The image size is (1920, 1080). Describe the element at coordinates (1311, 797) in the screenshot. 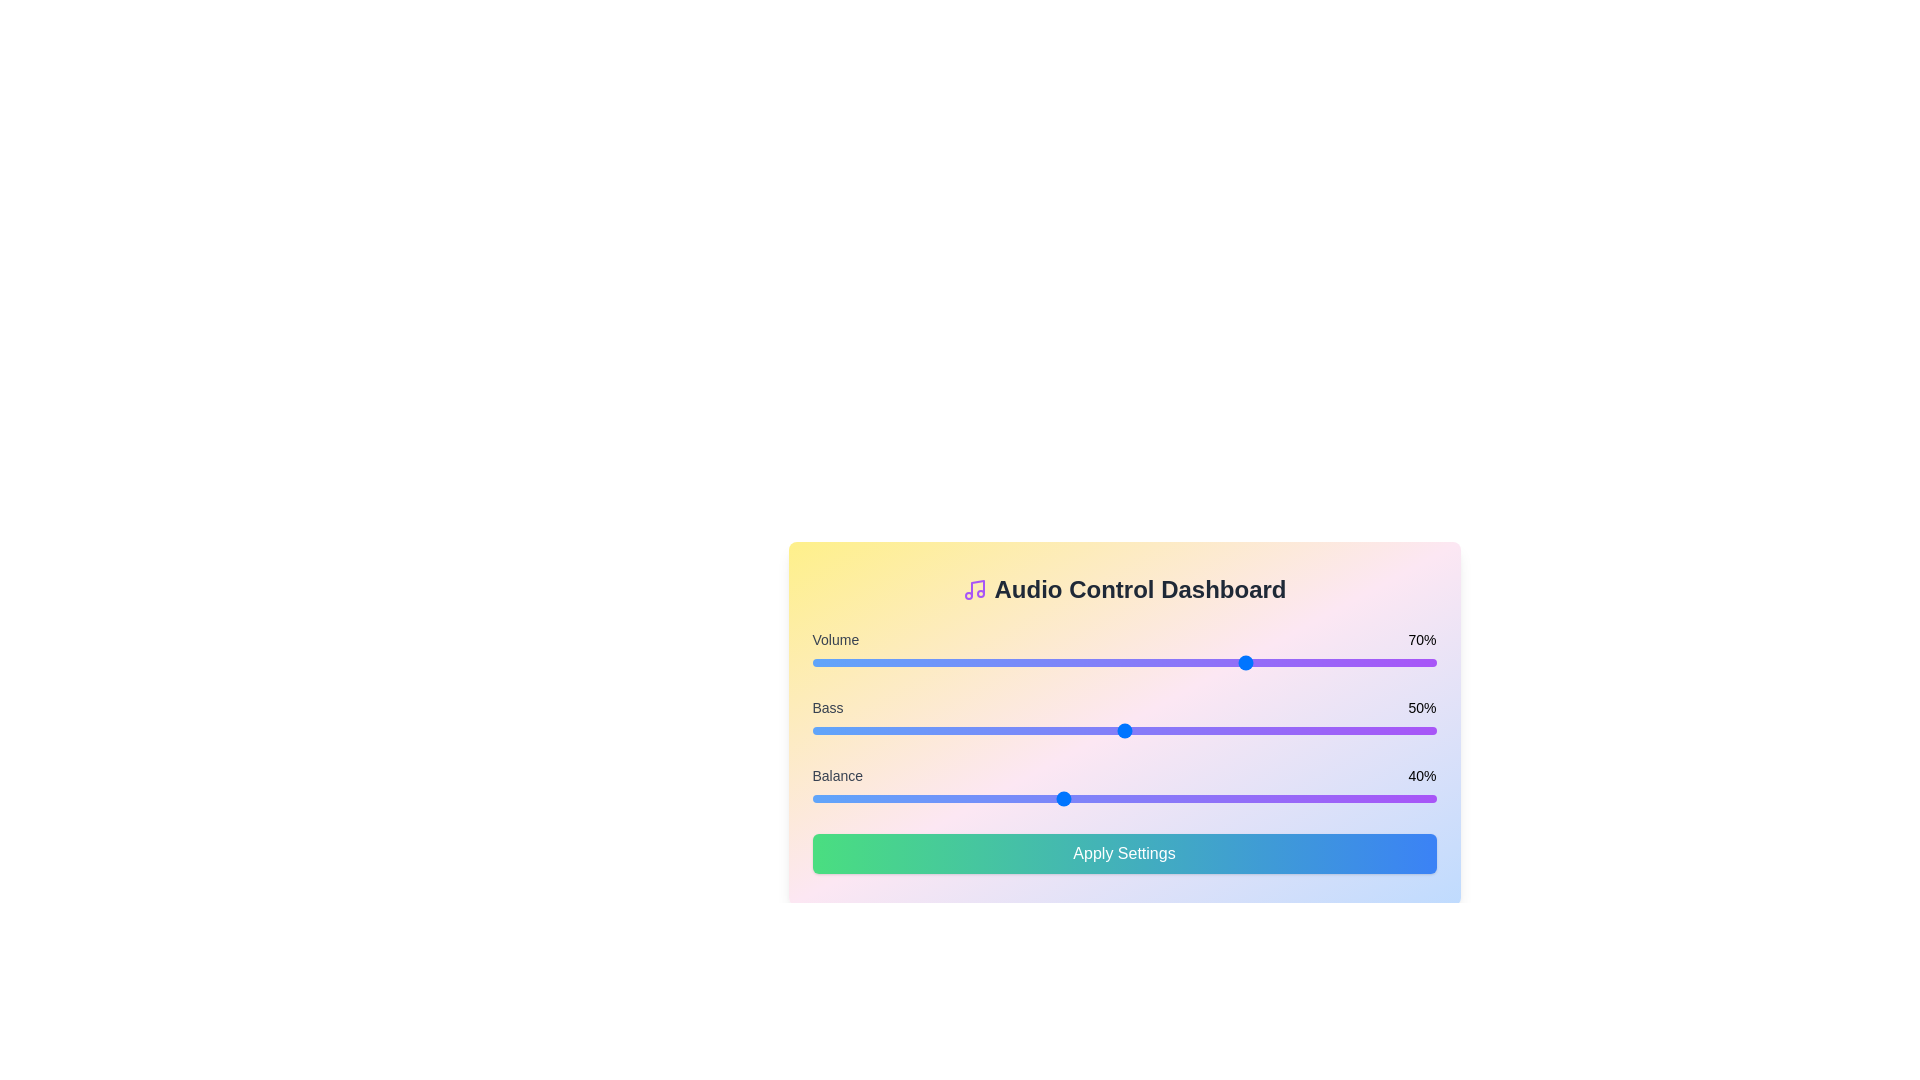

I see `balance` at that location.